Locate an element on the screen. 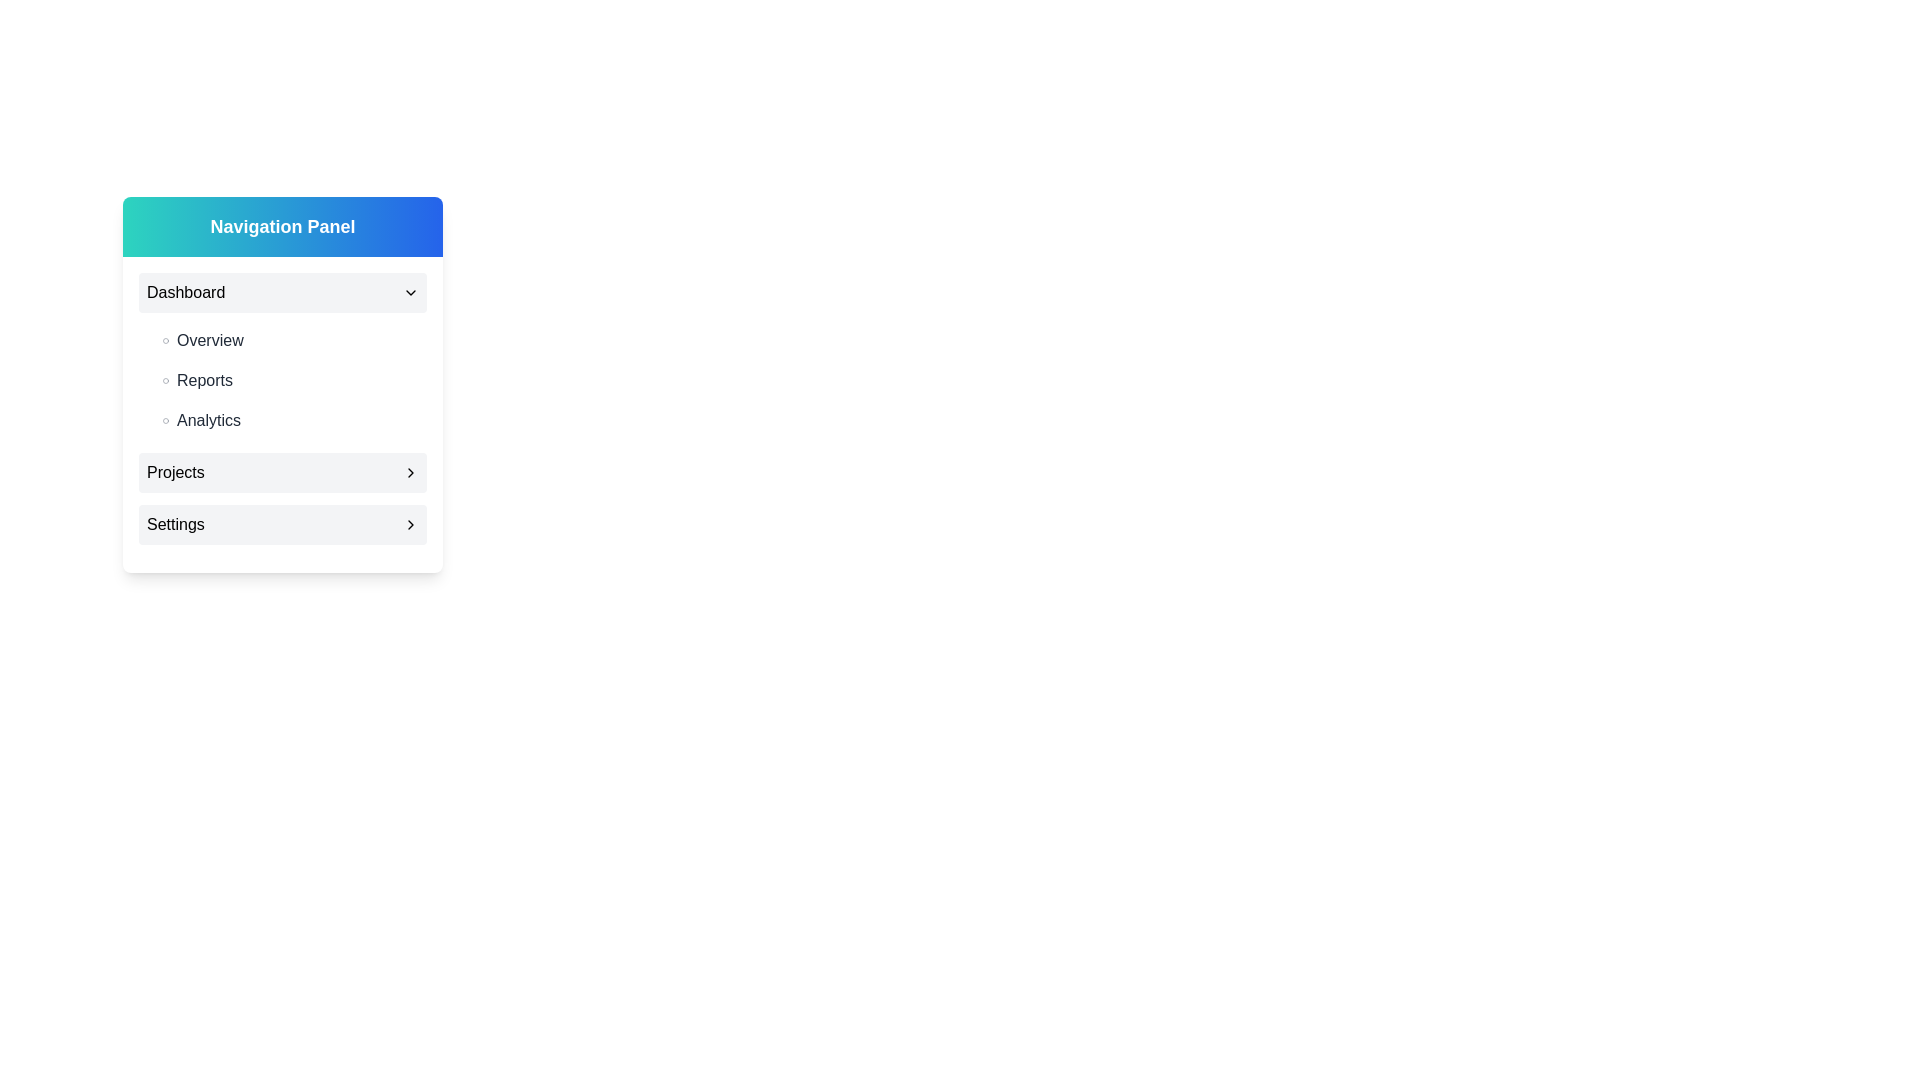 The image size is (1920, 1080). the navigation button located at the bottom of the vertical navigation menu, directly under the 'Projects' button is located at coordinates (282, 523).